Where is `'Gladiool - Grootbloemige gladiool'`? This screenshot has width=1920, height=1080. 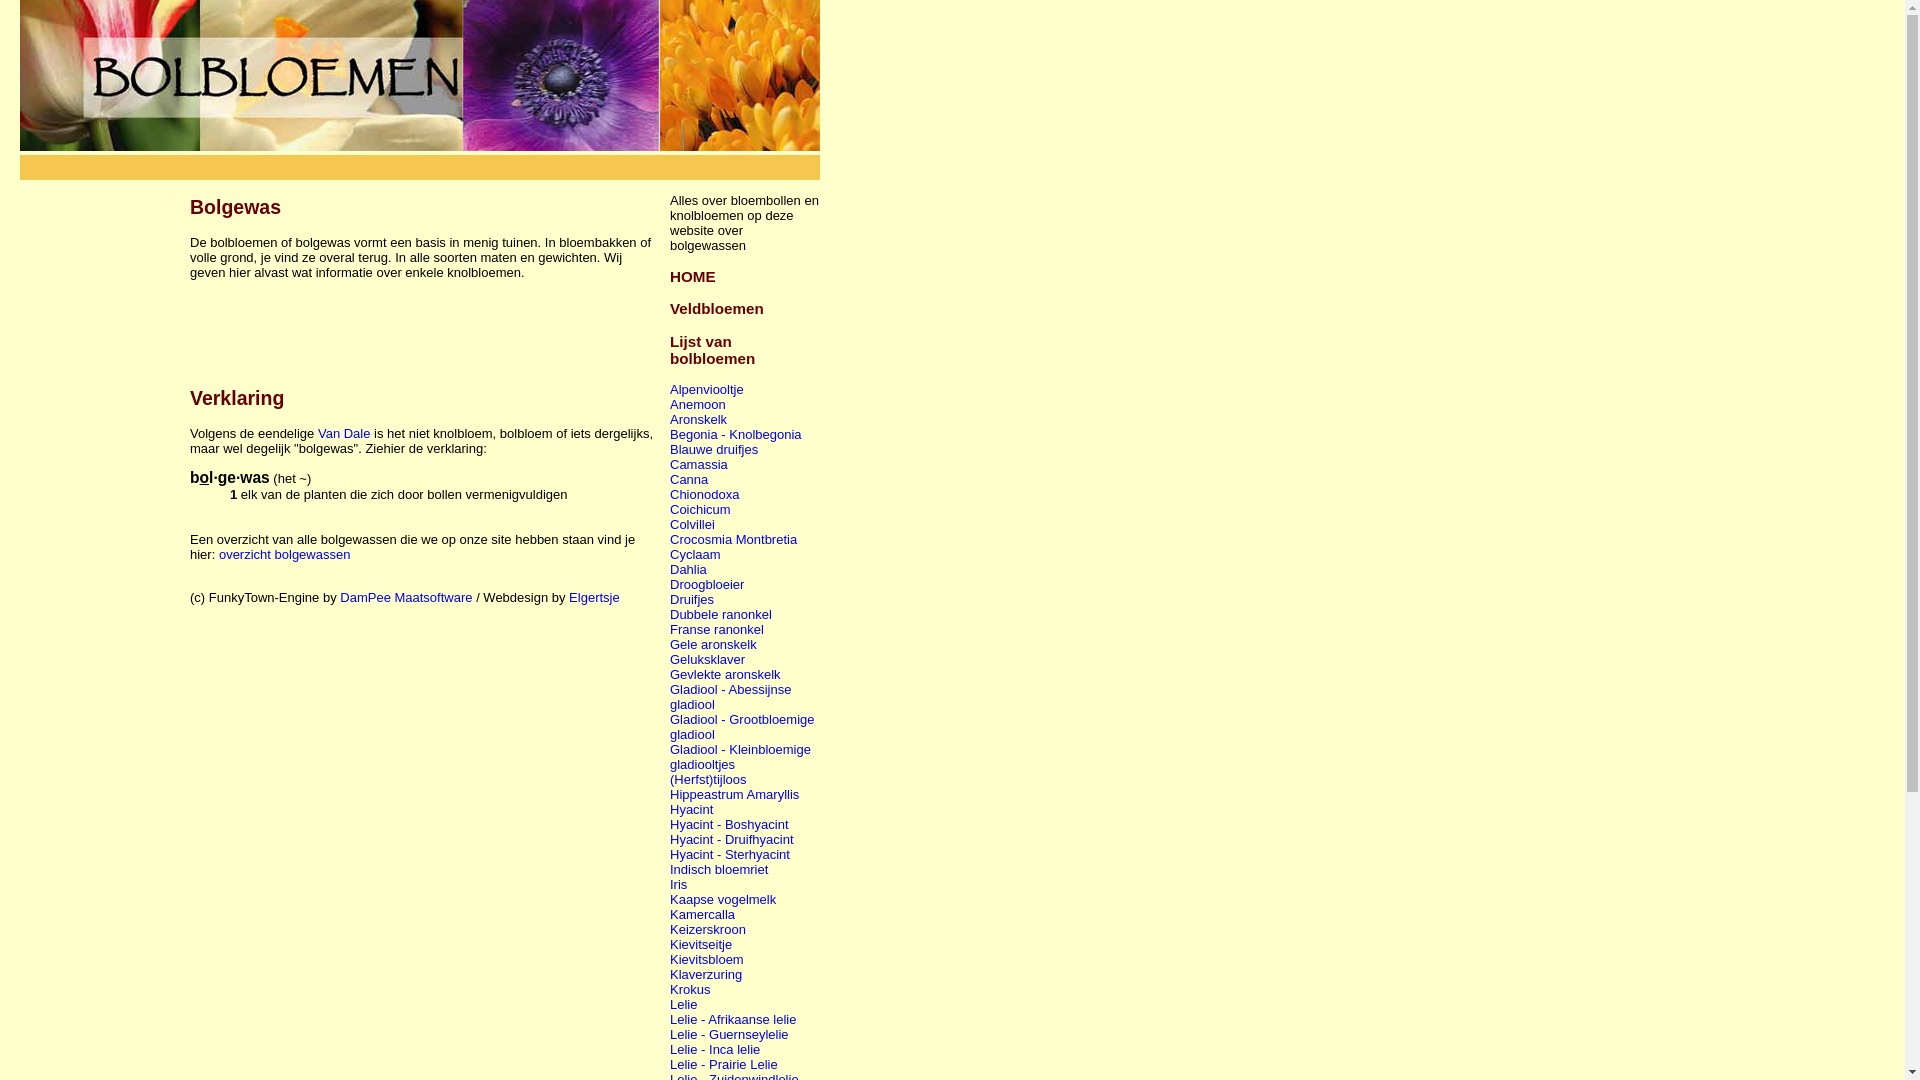
'Gladiool - Grootbloemige gladiool' is located at coordinates (741, 726).